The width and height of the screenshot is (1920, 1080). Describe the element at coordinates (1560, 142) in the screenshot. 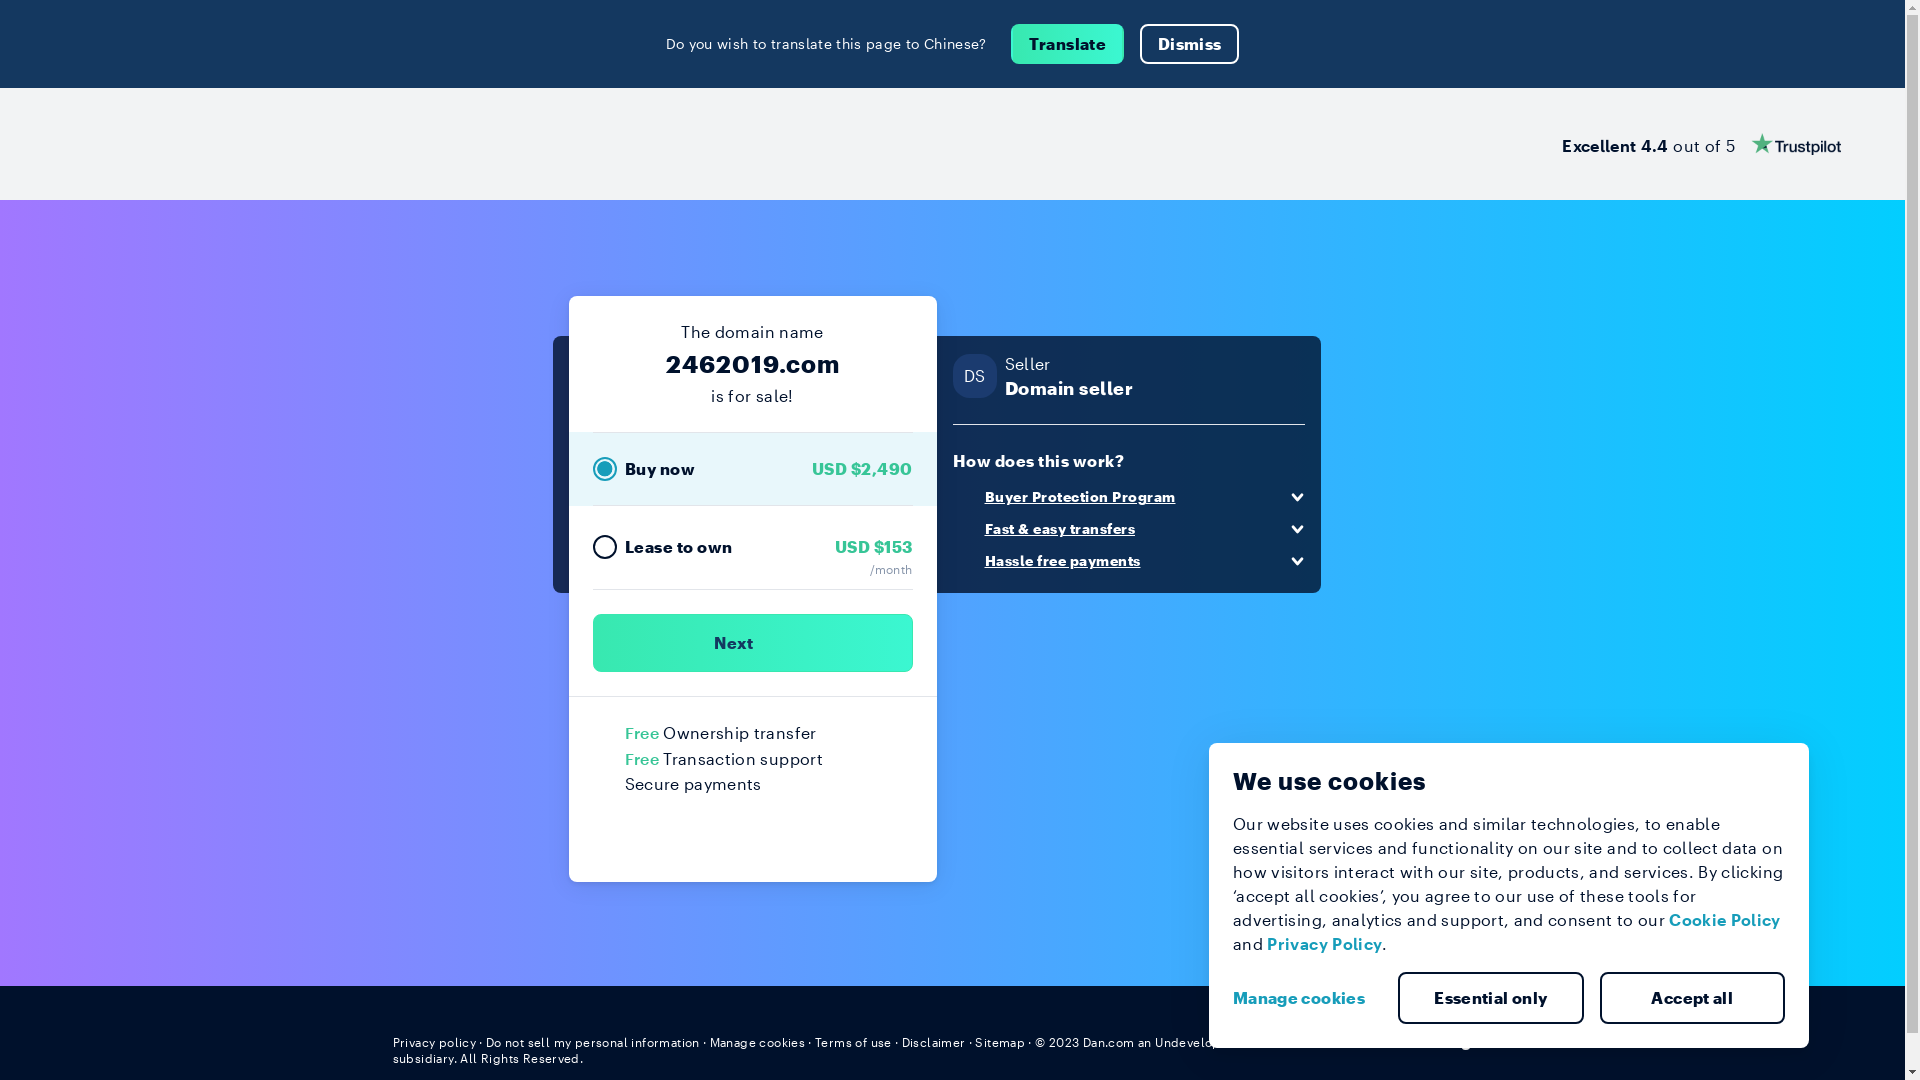

I see `'Excellent 4.4 out of 5'` at that location.